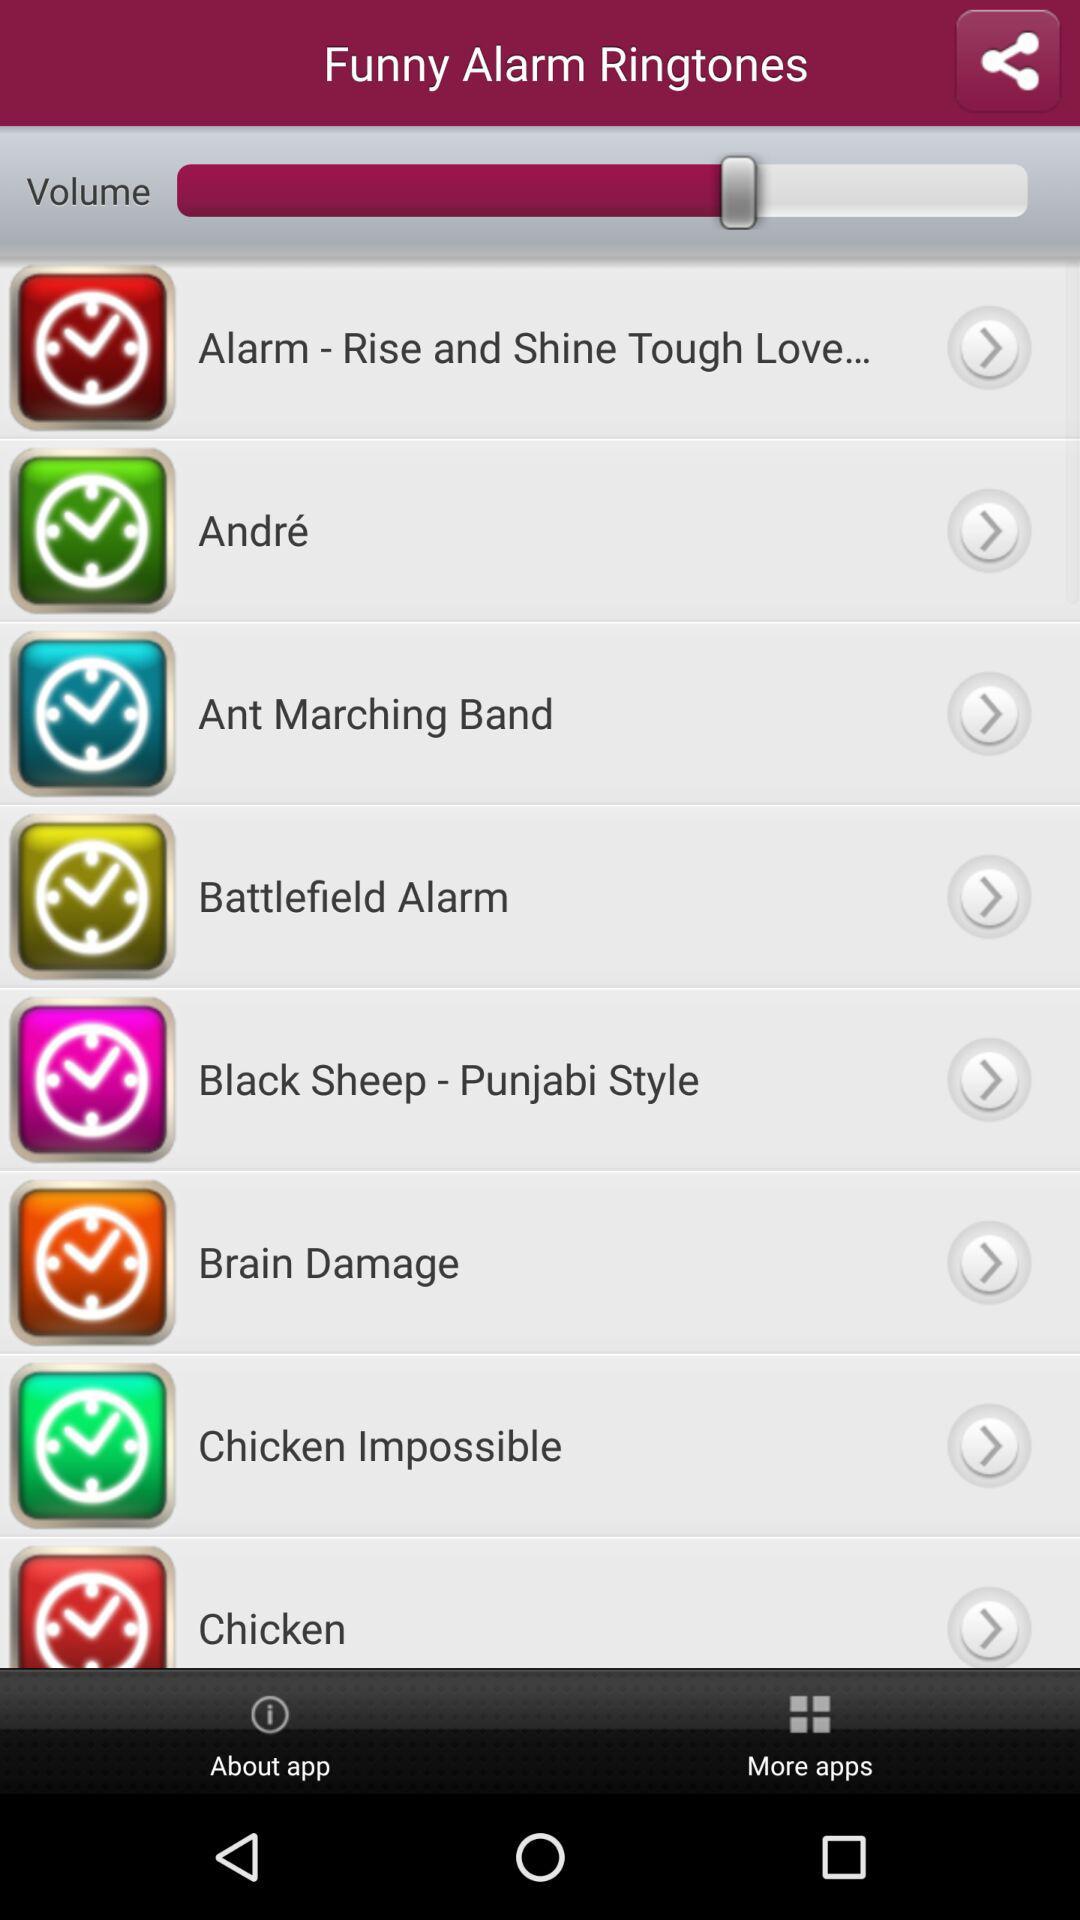 The width and height of the screenshot is (1080, 1920). What do you see at coordinates (987, 1602) in the screenshot?
I see `option` at bounding box center [987, 1602].